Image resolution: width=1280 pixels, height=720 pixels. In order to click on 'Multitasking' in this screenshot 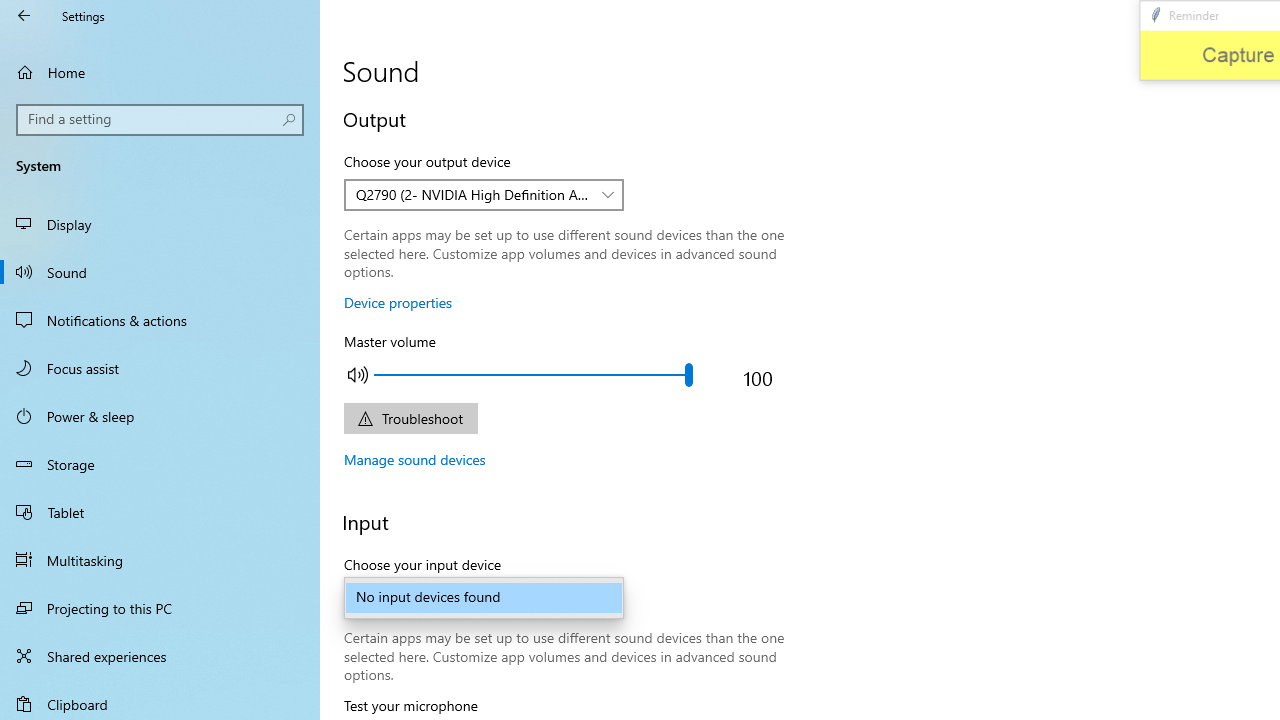, I will do `click(160, 559)`.